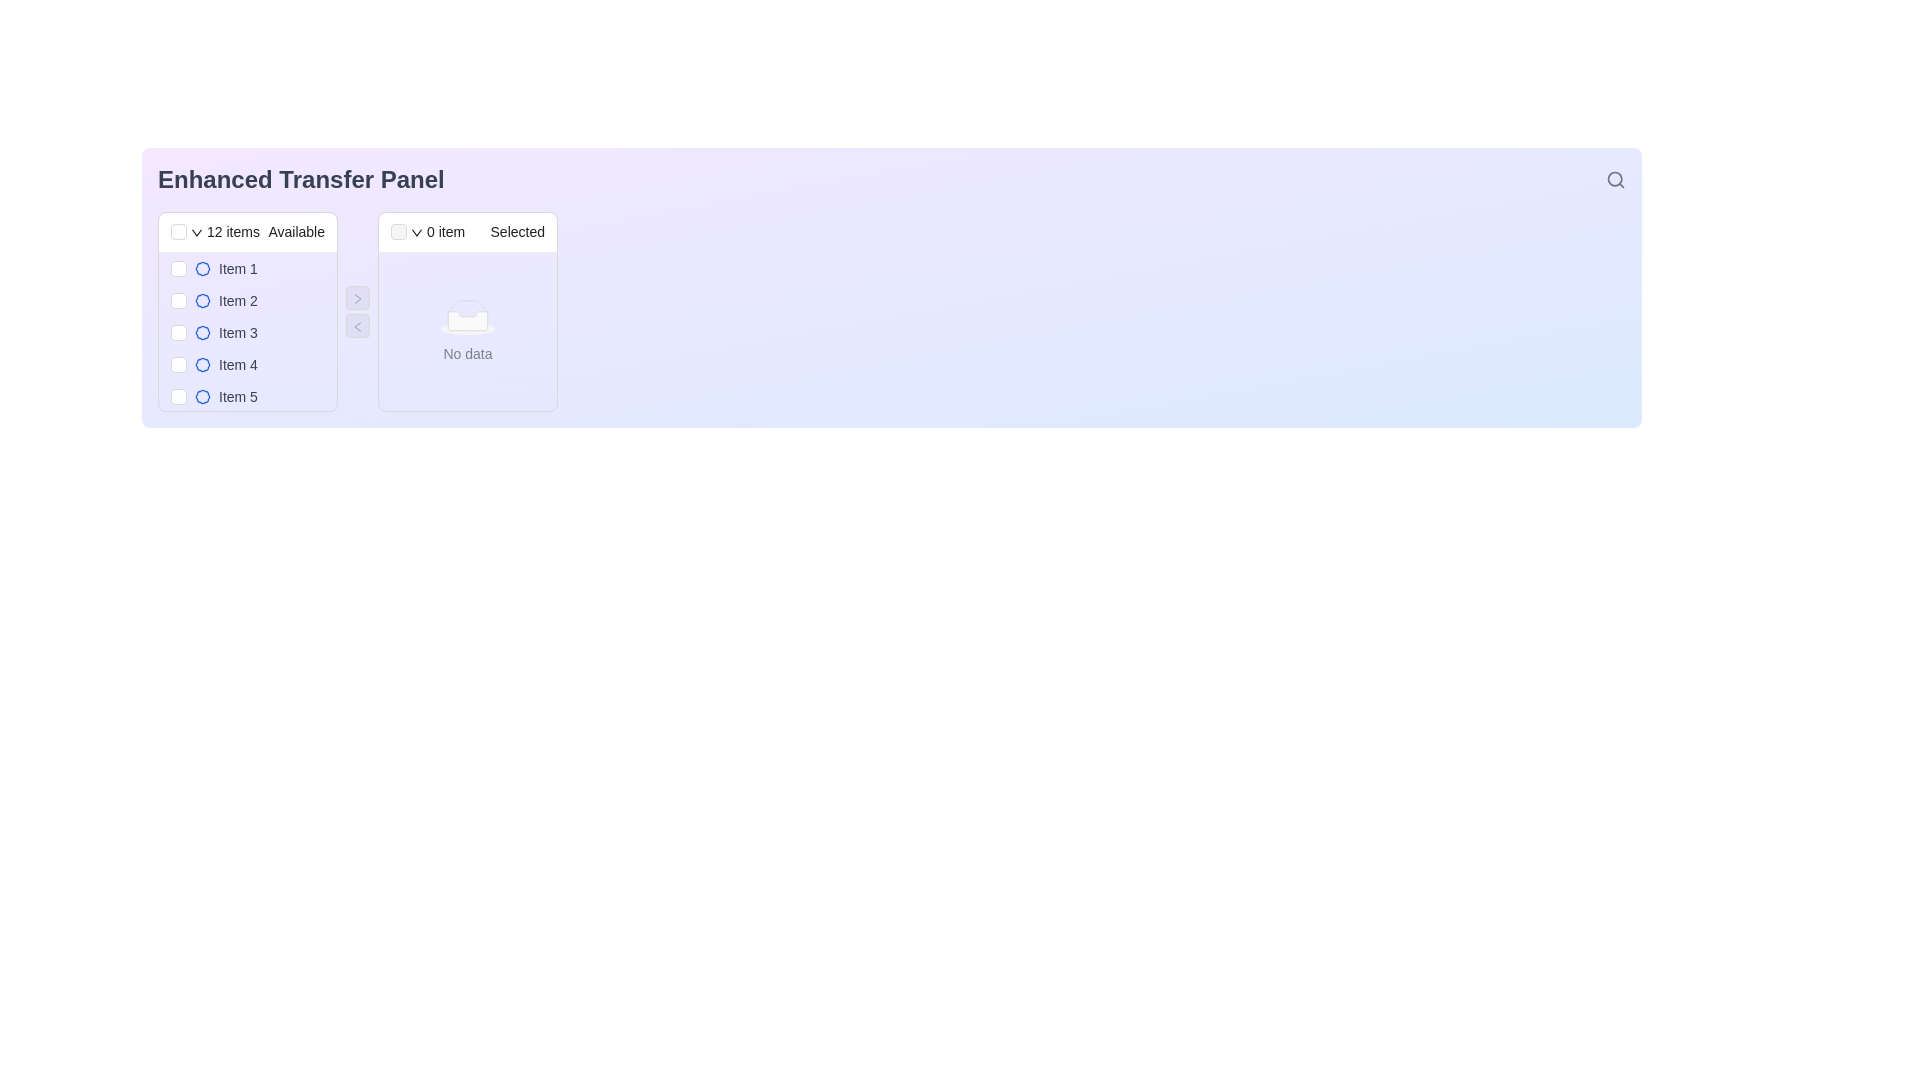  I want to click on the icon to the left of the text 'Item 4' in the 'Available' list within the 'Enhanced Transfer Panel', so click(202, 365).